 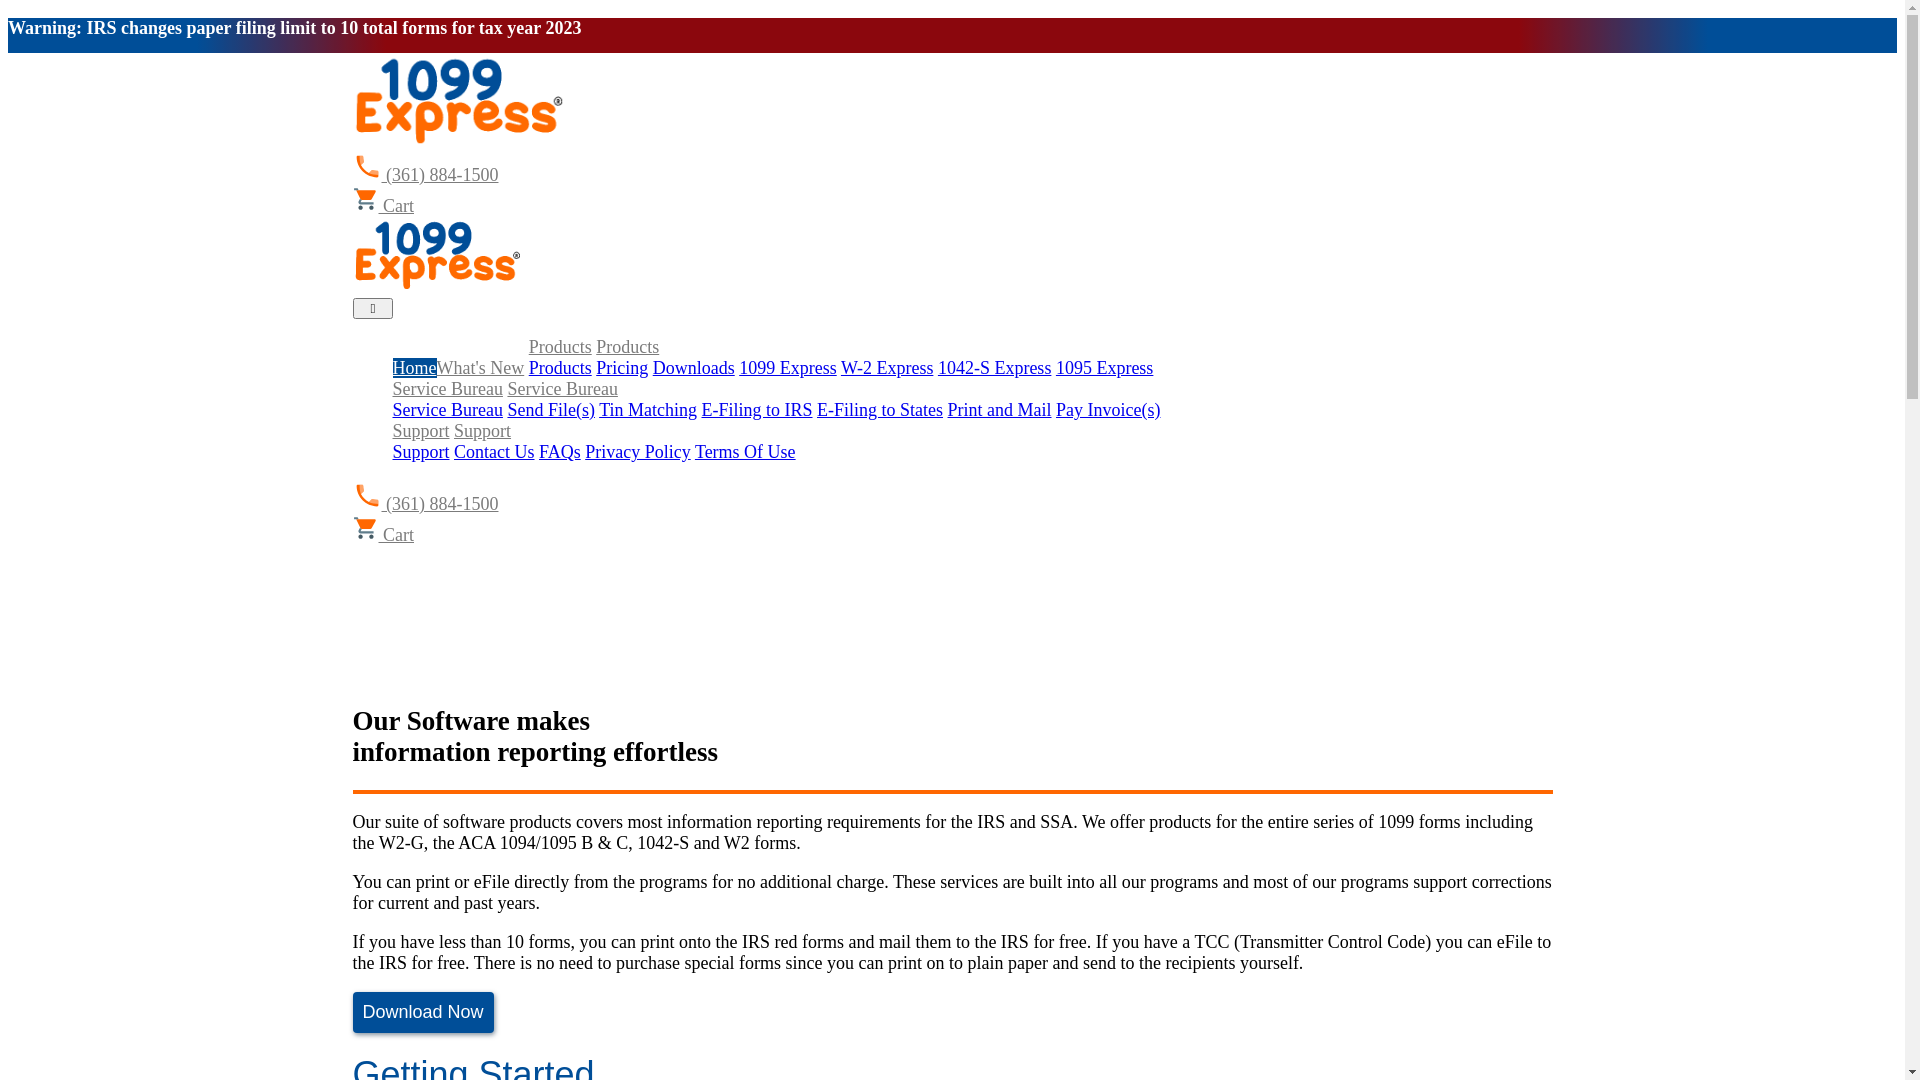 I want to click on '1042-S Express', so click(x=994, y=367).